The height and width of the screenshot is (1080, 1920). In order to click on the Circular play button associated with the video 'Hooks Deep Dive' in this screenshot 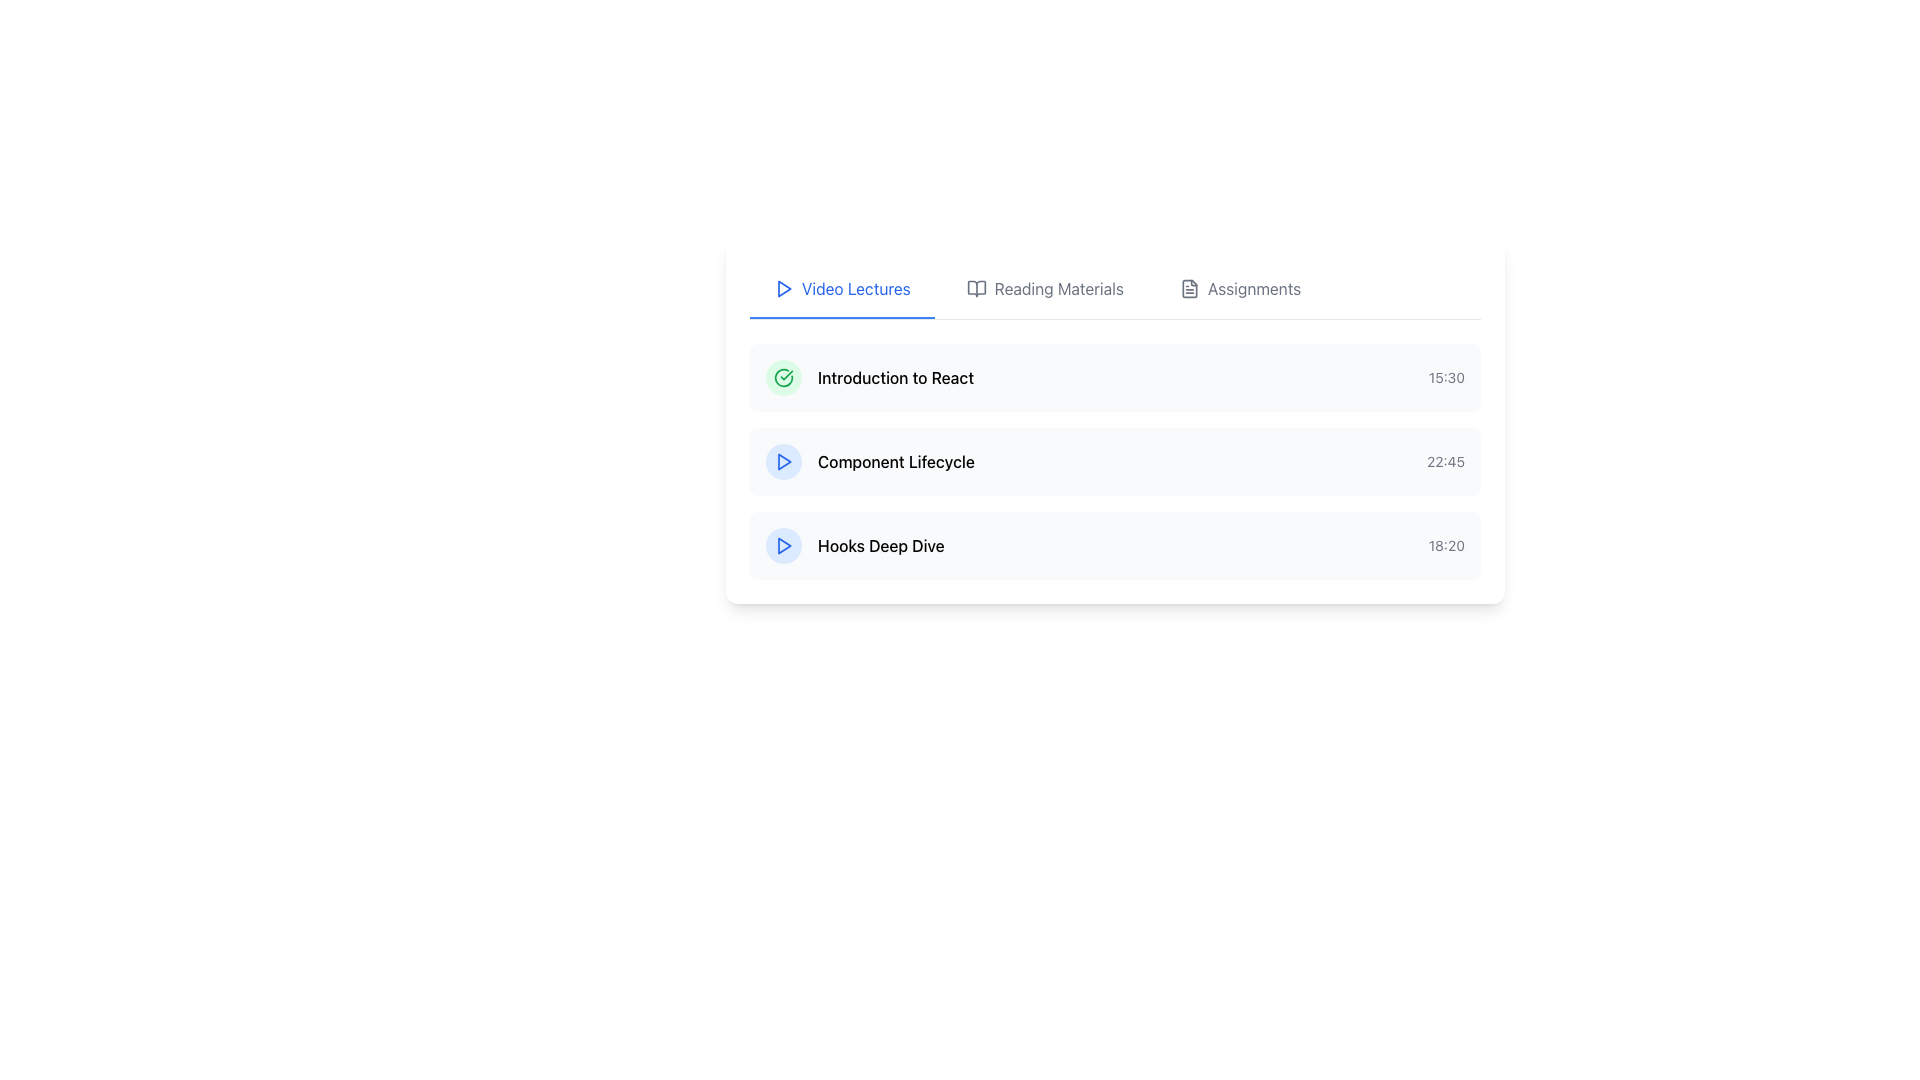, I will do `click(782, 546)`.